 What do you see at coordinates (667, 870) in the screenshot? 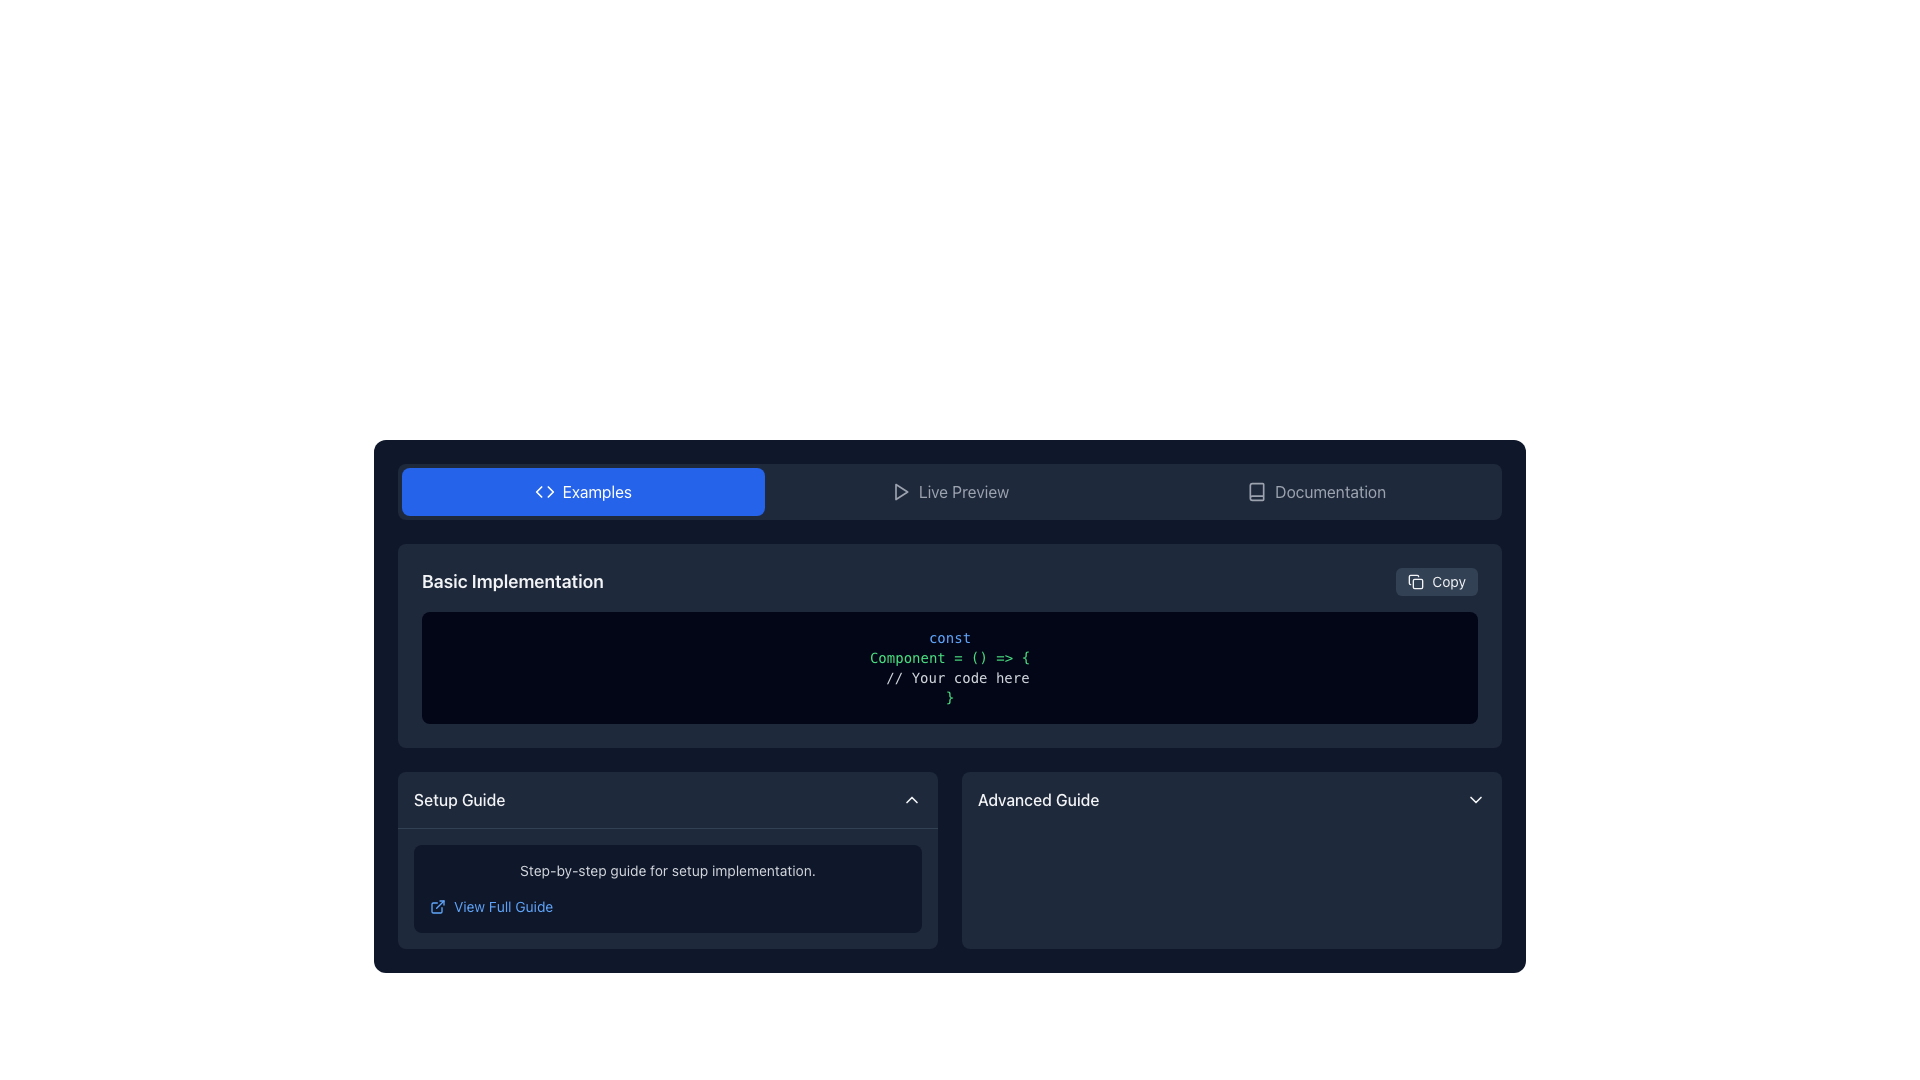
I see `the guidance text element located in the 'Setup Guide' section, positioned beneath the header and next to the 'View Full Guide' button` at bounding box center [667, 870].